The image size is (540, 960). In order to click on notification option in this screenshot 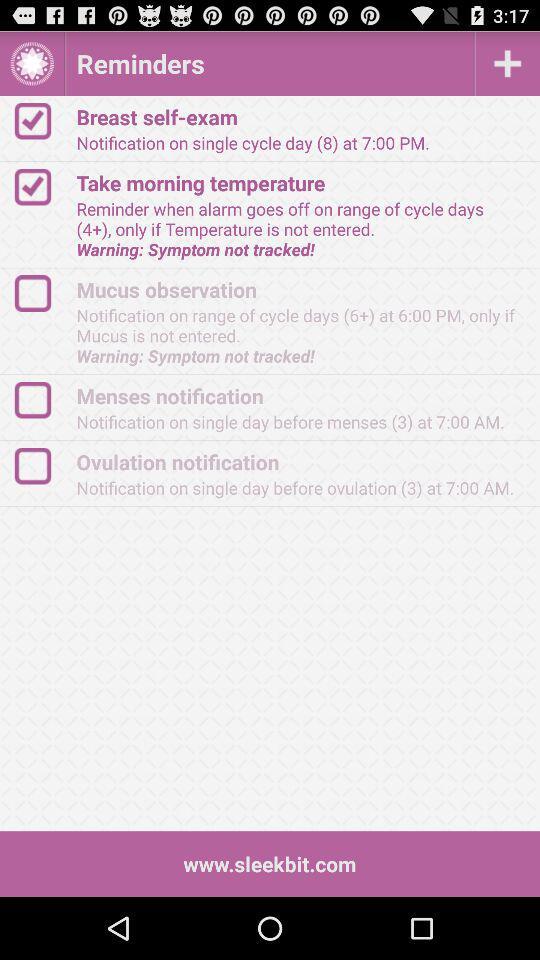, I will do `click(42, 466)`.